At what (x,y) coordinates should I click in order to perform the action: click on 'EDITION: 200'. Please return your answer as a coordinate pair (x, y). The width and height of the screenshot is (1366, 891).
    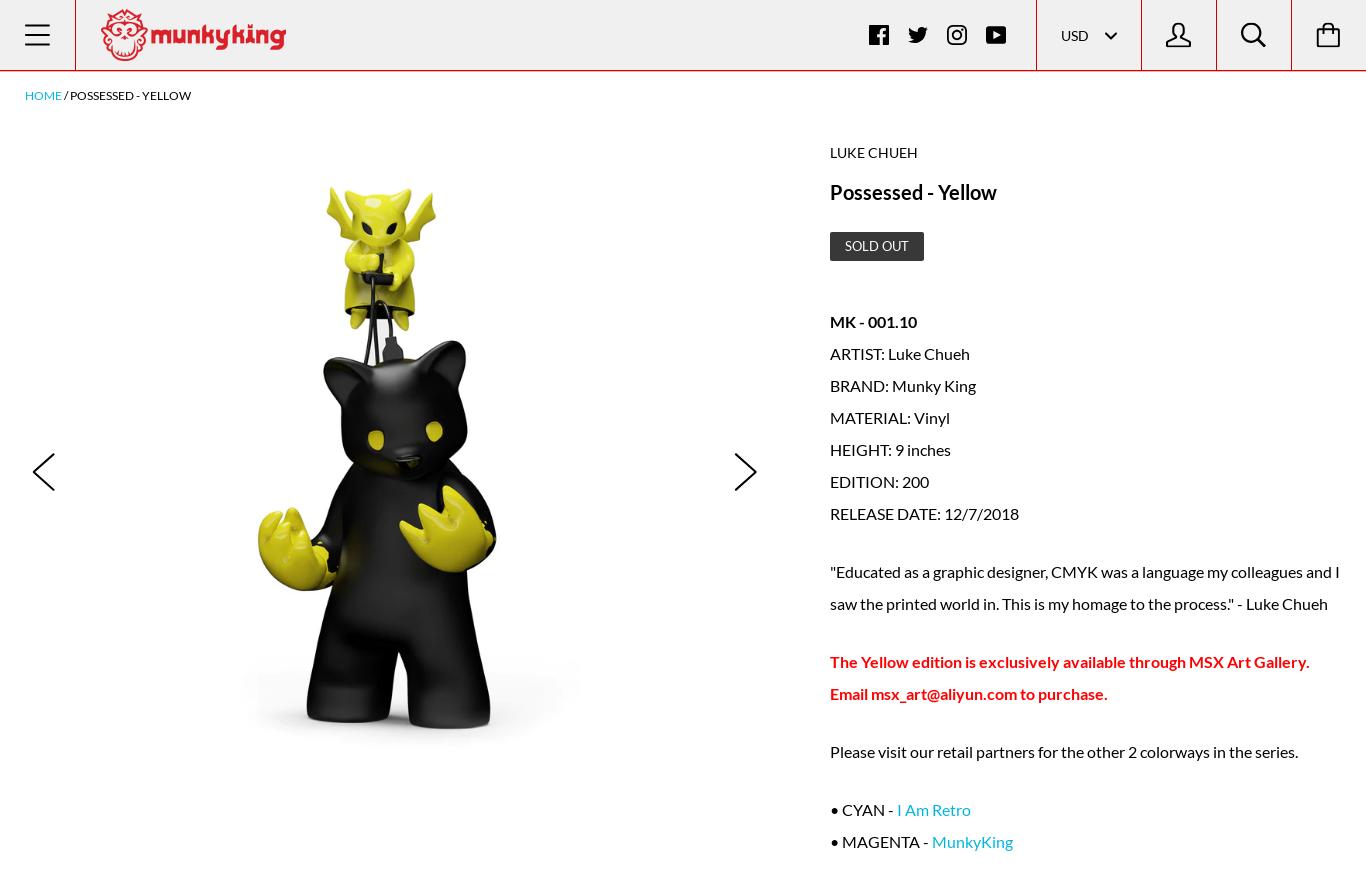
    Looking at the image, I should click on (878, 479).